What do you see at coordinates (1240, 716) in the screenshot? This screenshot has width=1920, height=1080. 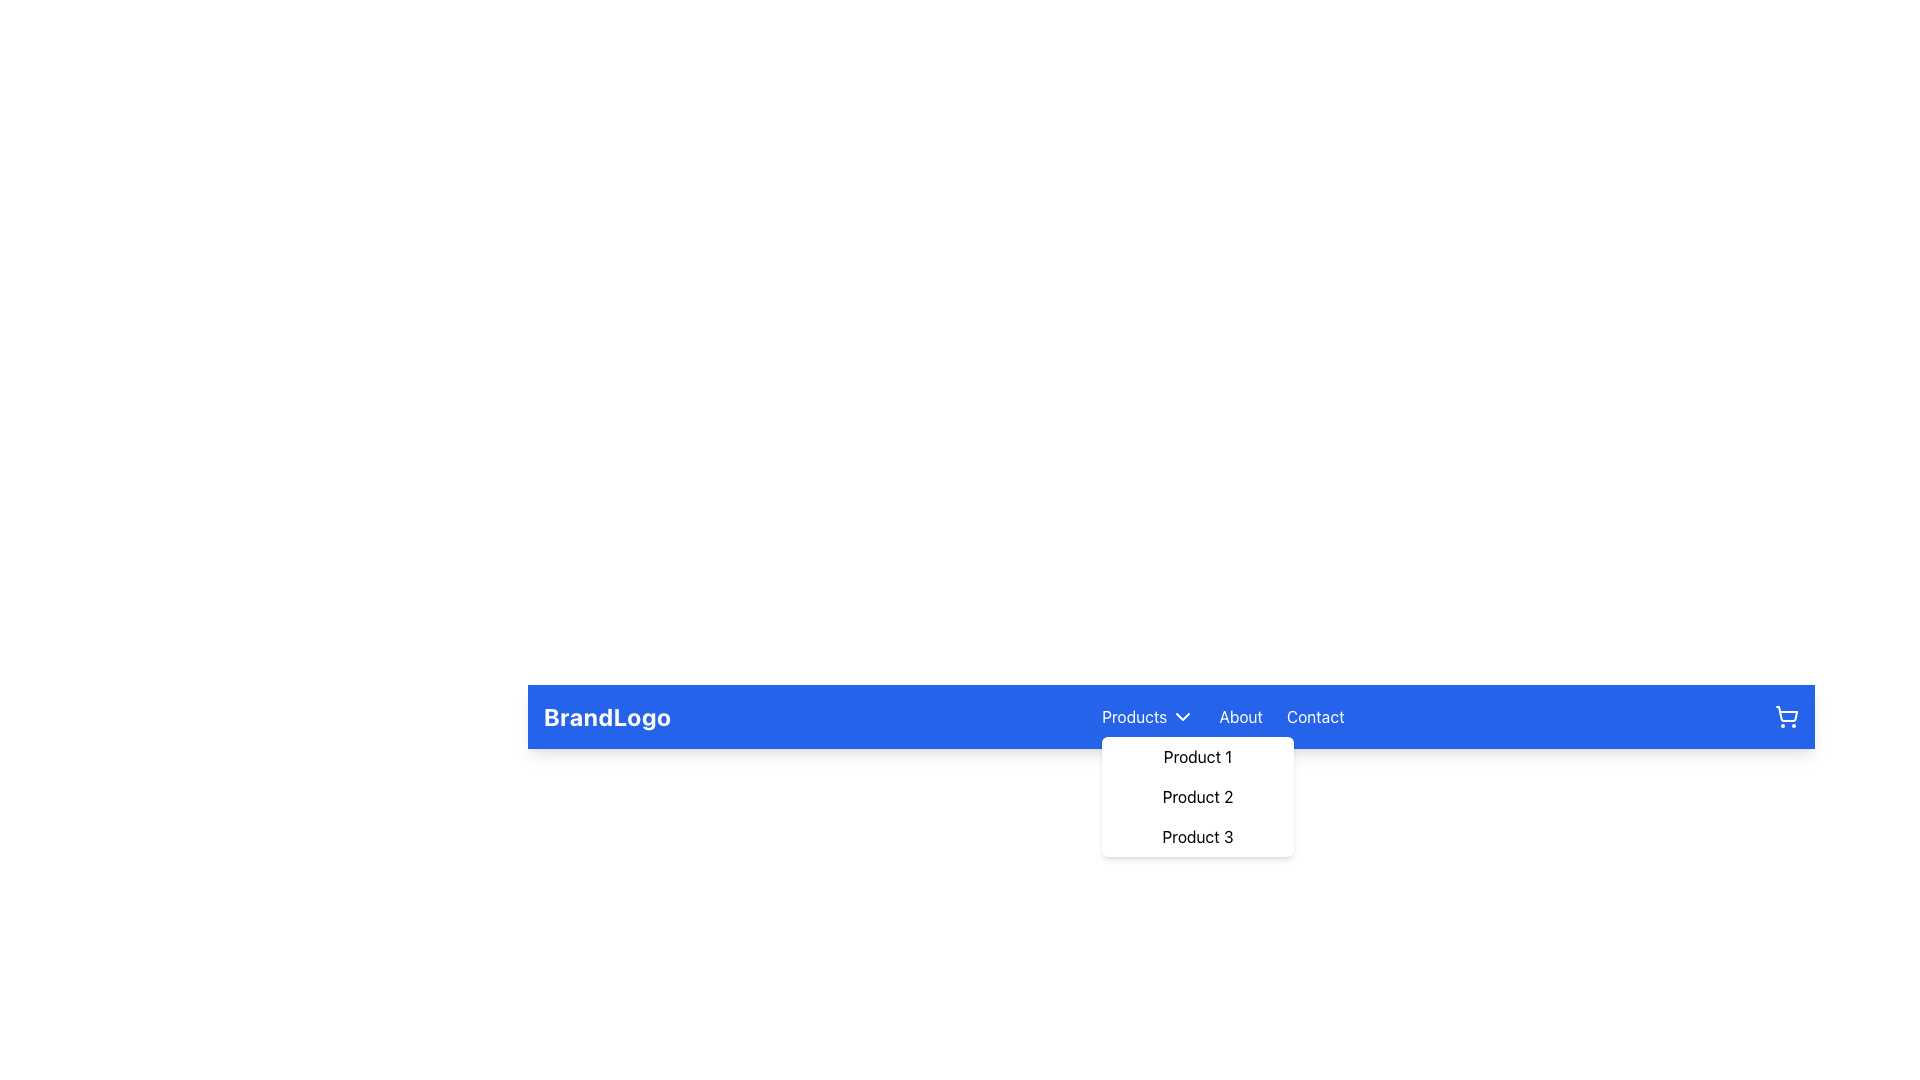 I see `the 'About' text label on the blue navigation bar` at bounding box center [1240, 716].